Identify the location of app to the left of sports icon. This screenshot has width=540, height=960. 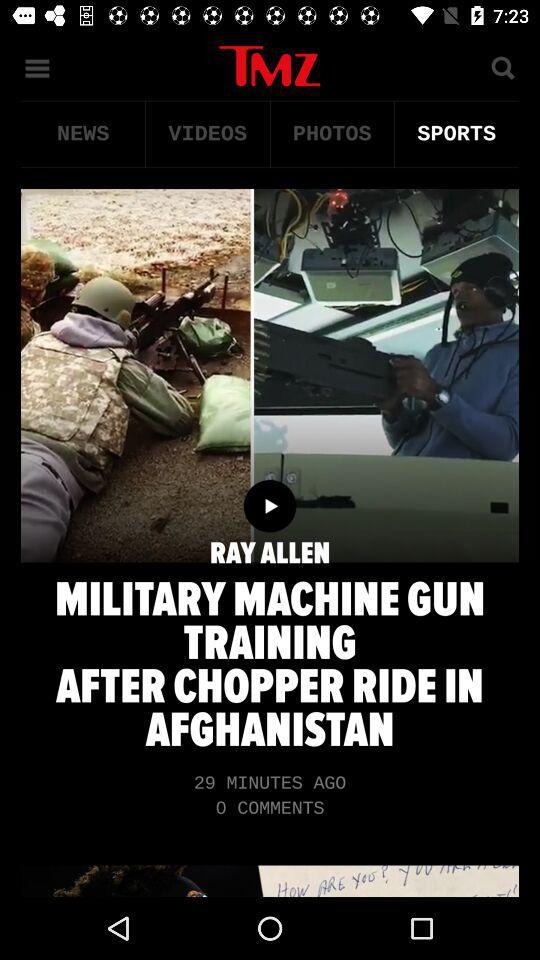
(332, 133).